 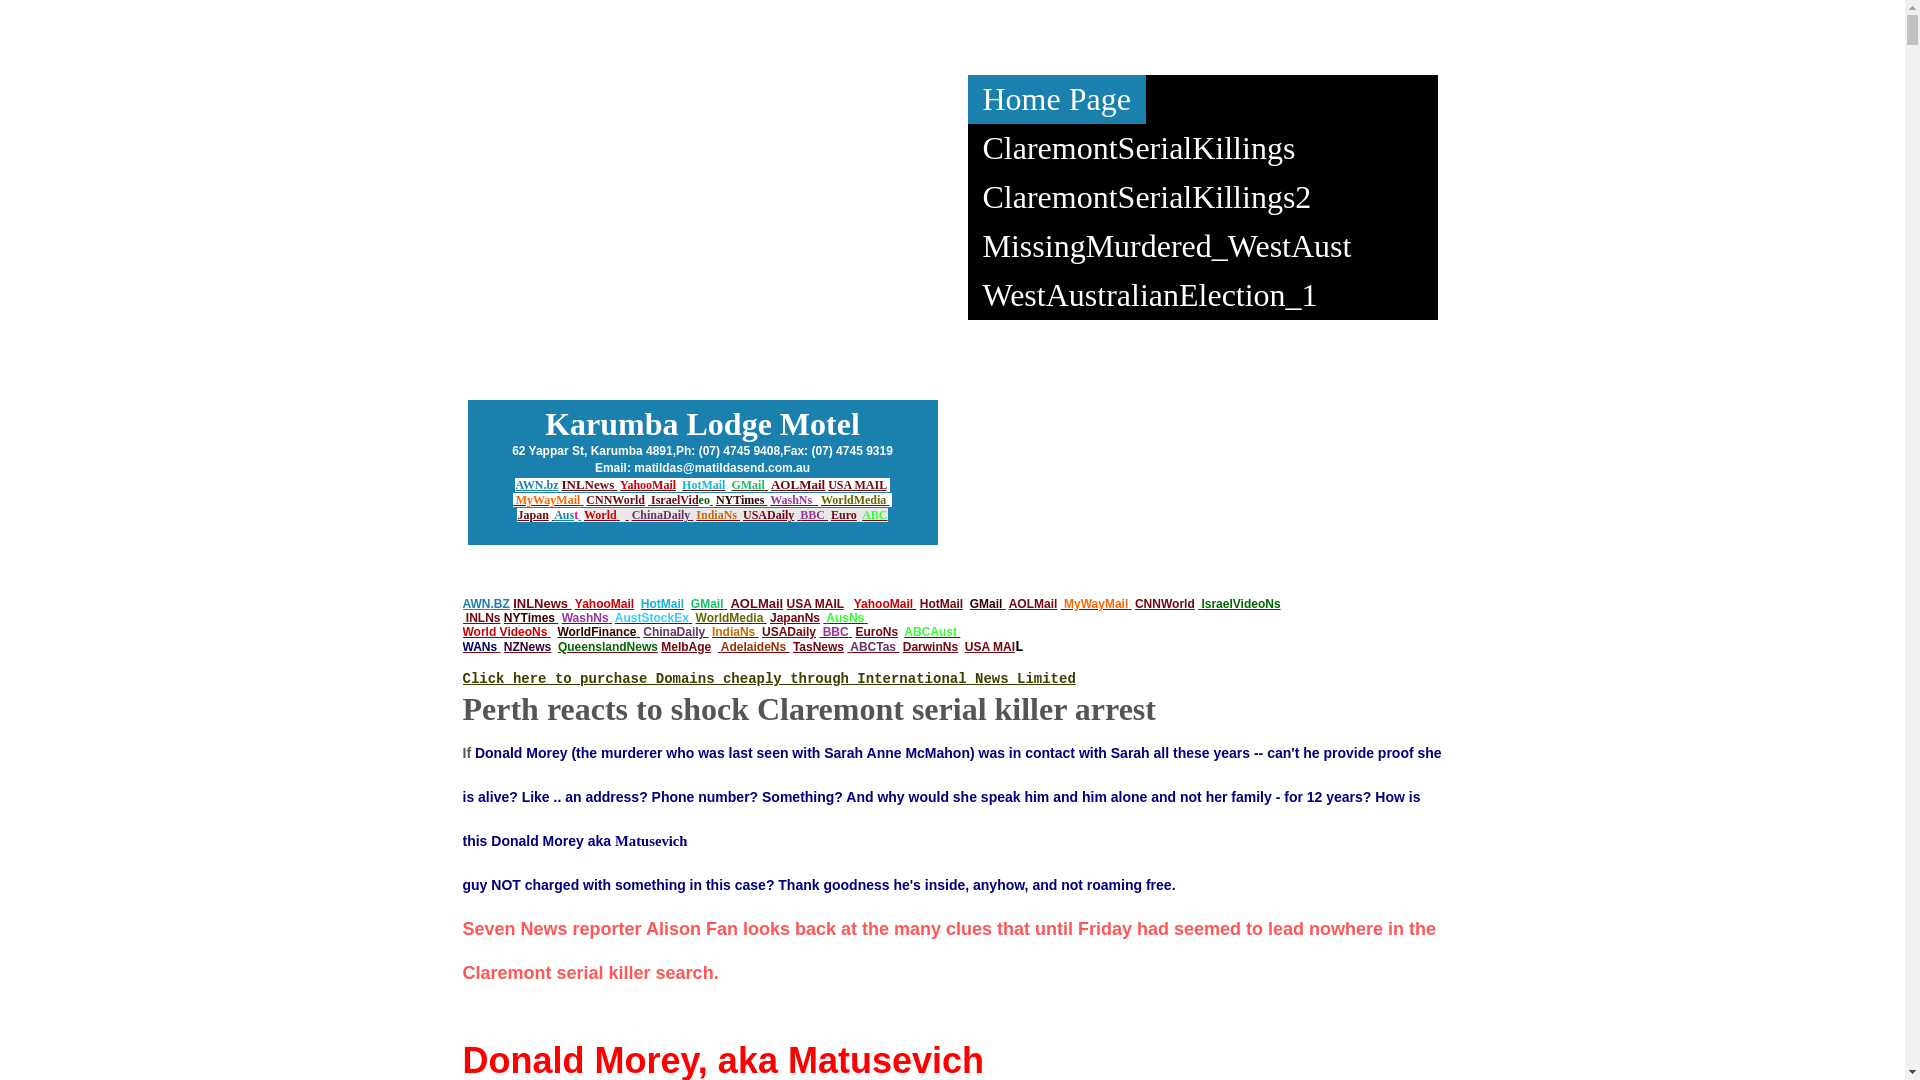 I want to click on ' ', so click(x=824, y=616).